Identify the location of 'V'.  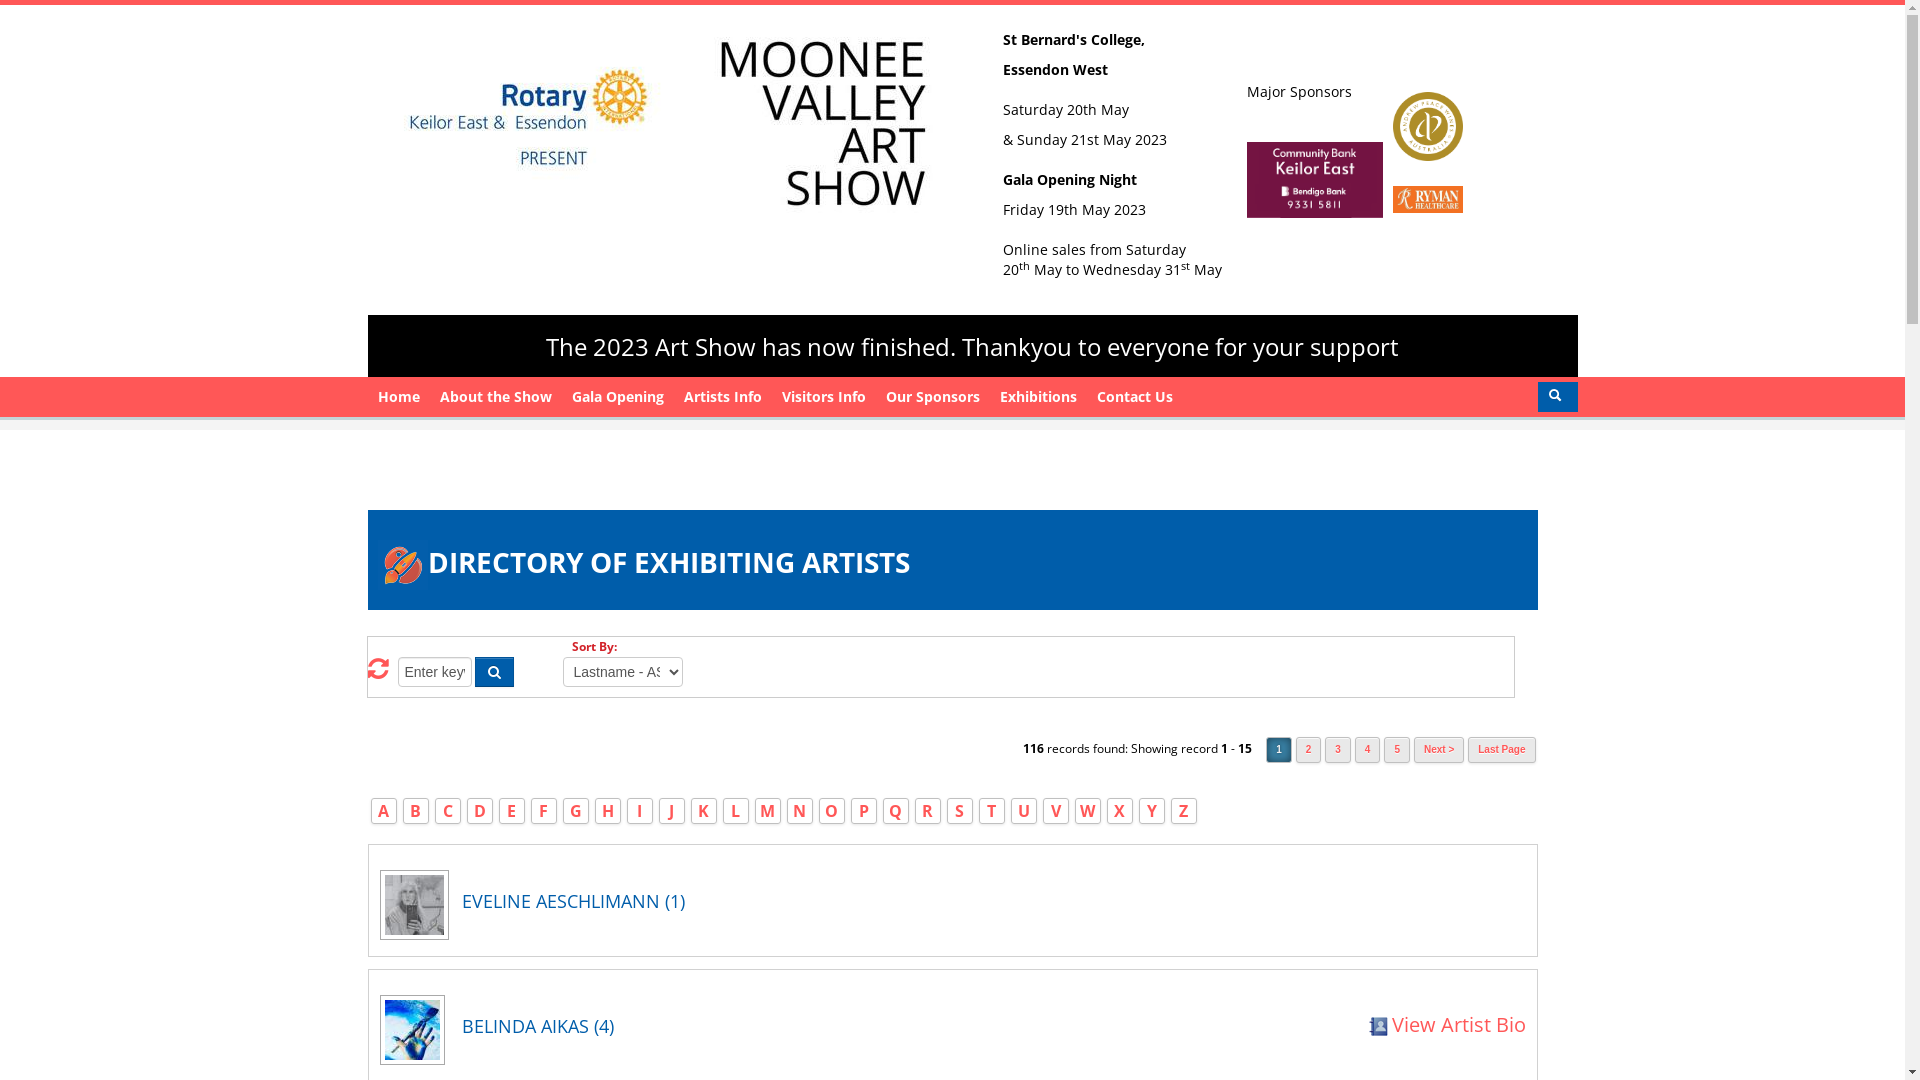
(1054, 810).